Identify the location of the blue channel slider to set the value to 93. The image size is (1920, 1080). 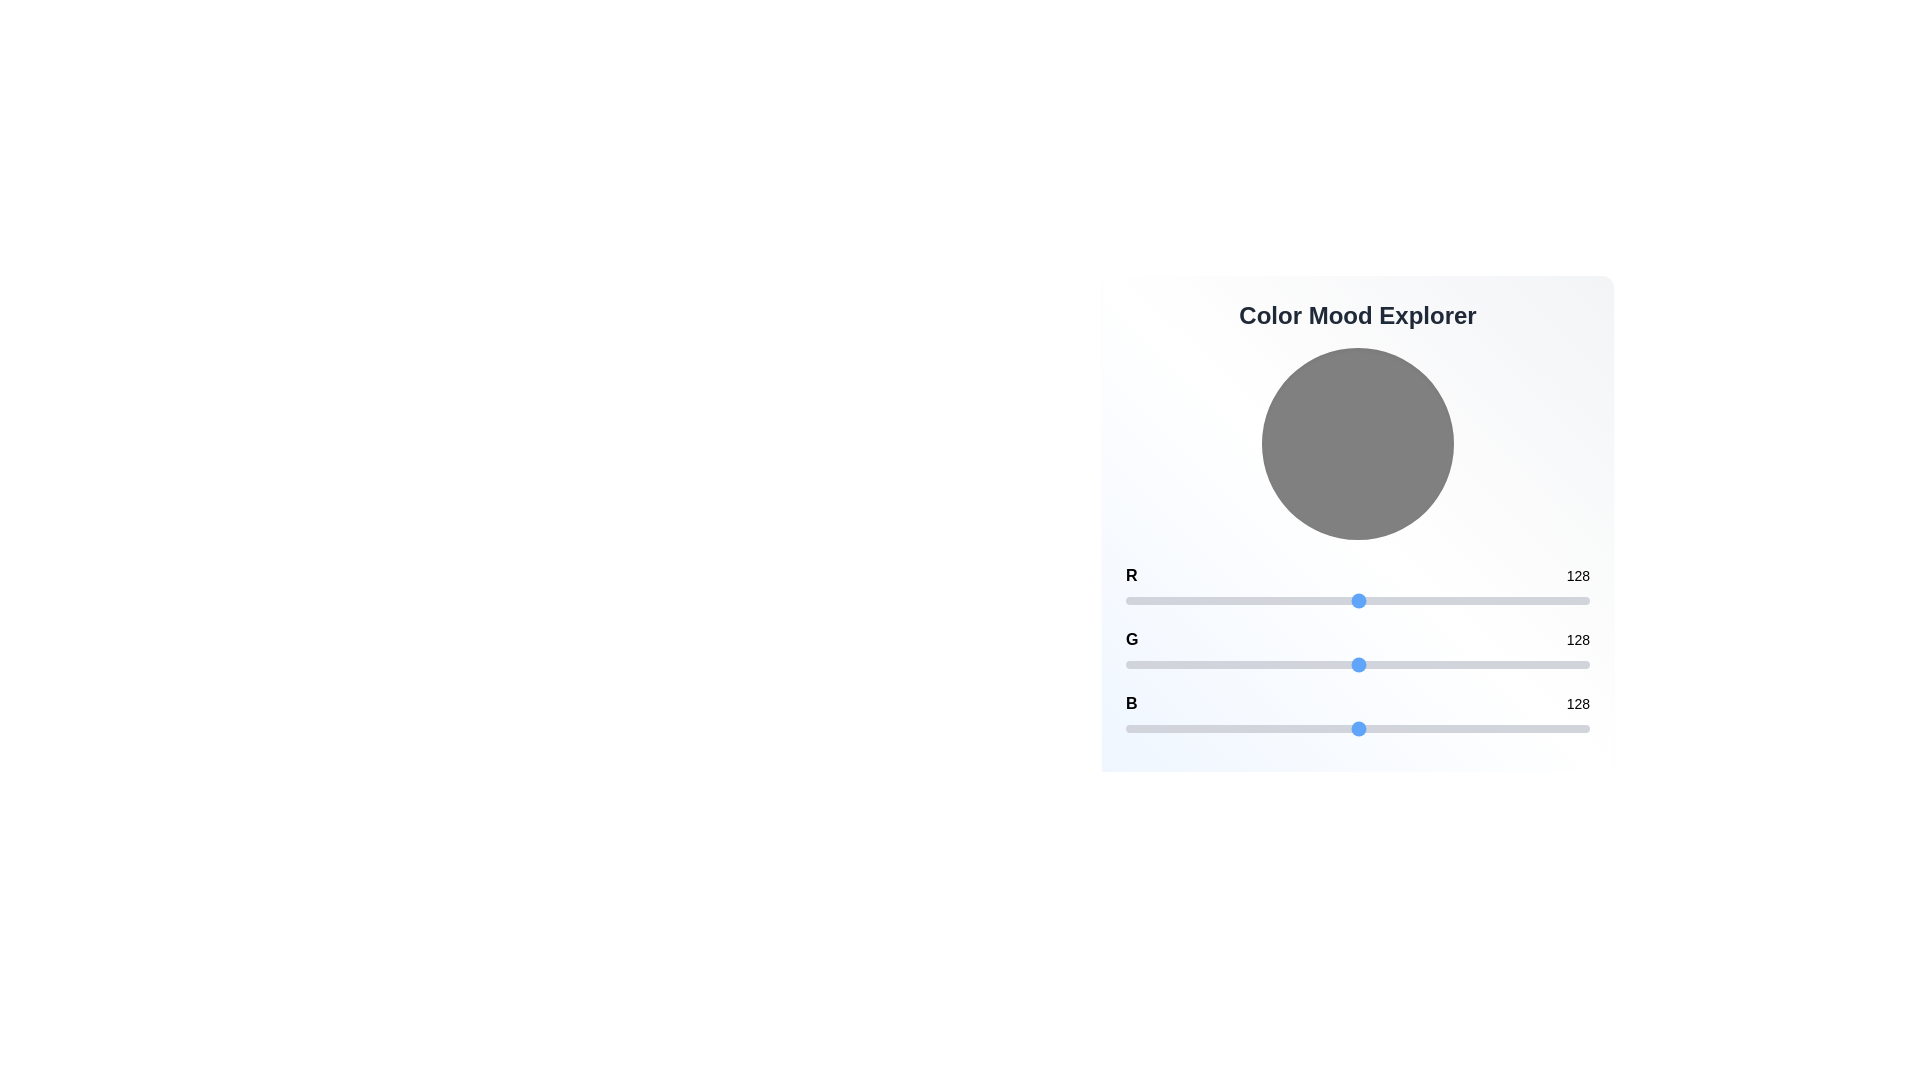
(1295, 729).